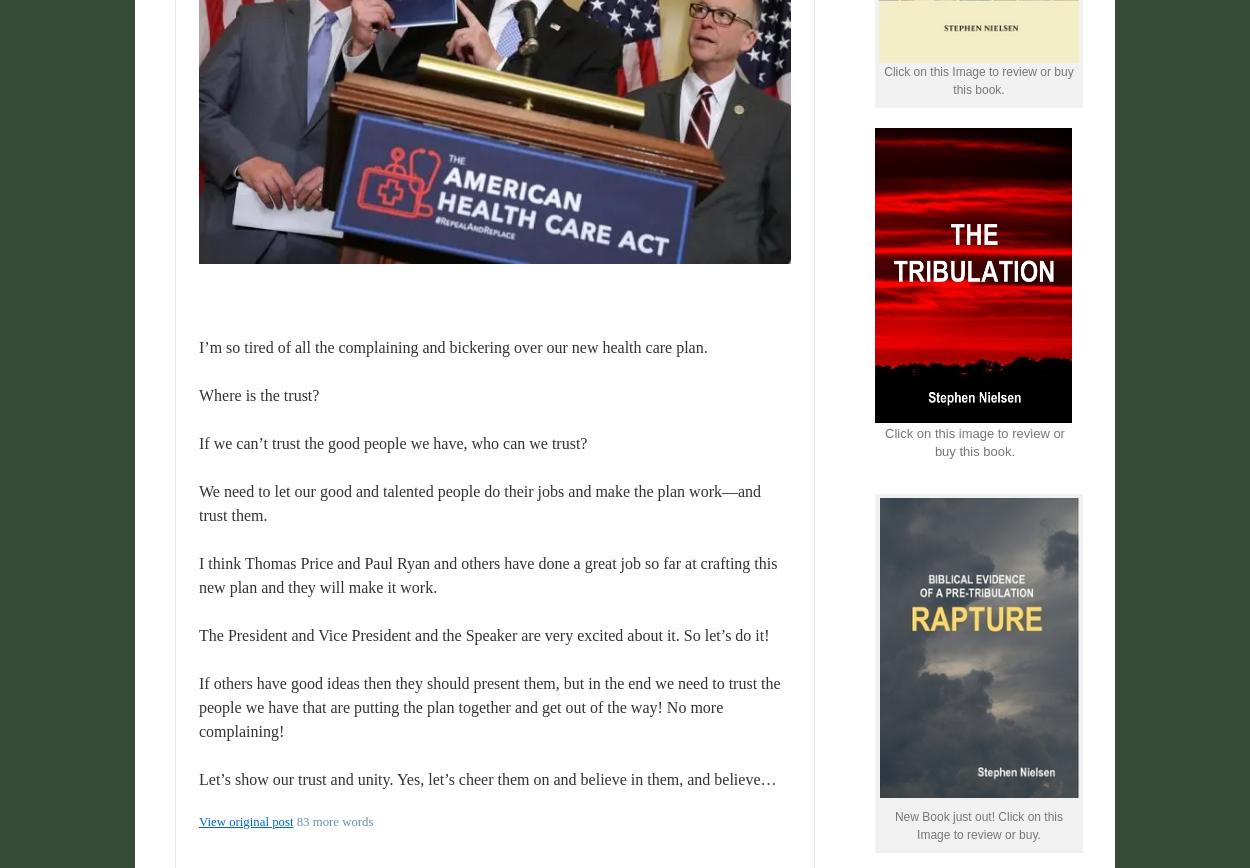 Image resolution: width=1250 pixels, height=868 pixels. I want to click on '83 more words', so click(333, 821).